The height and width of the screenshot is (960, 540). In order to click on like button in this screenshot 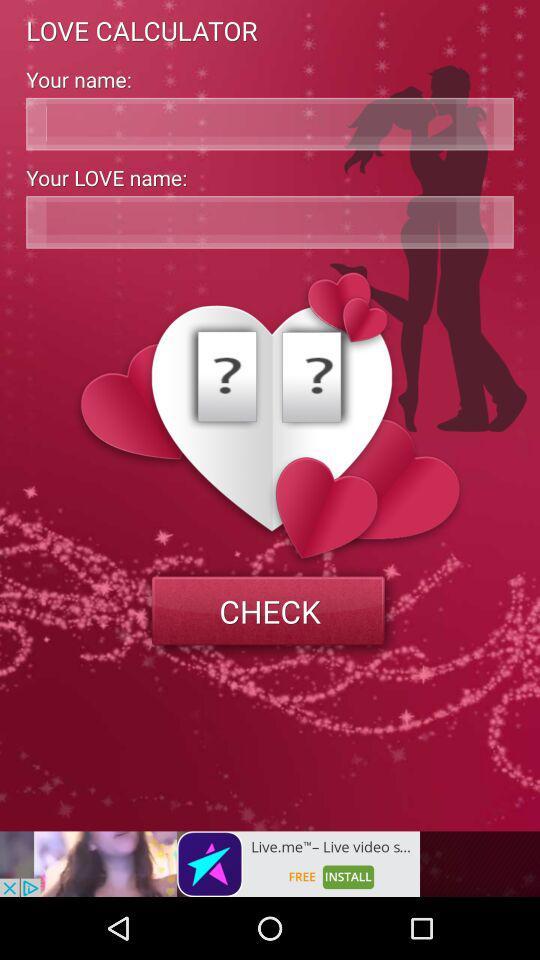, I will do `click(270, 222)`.